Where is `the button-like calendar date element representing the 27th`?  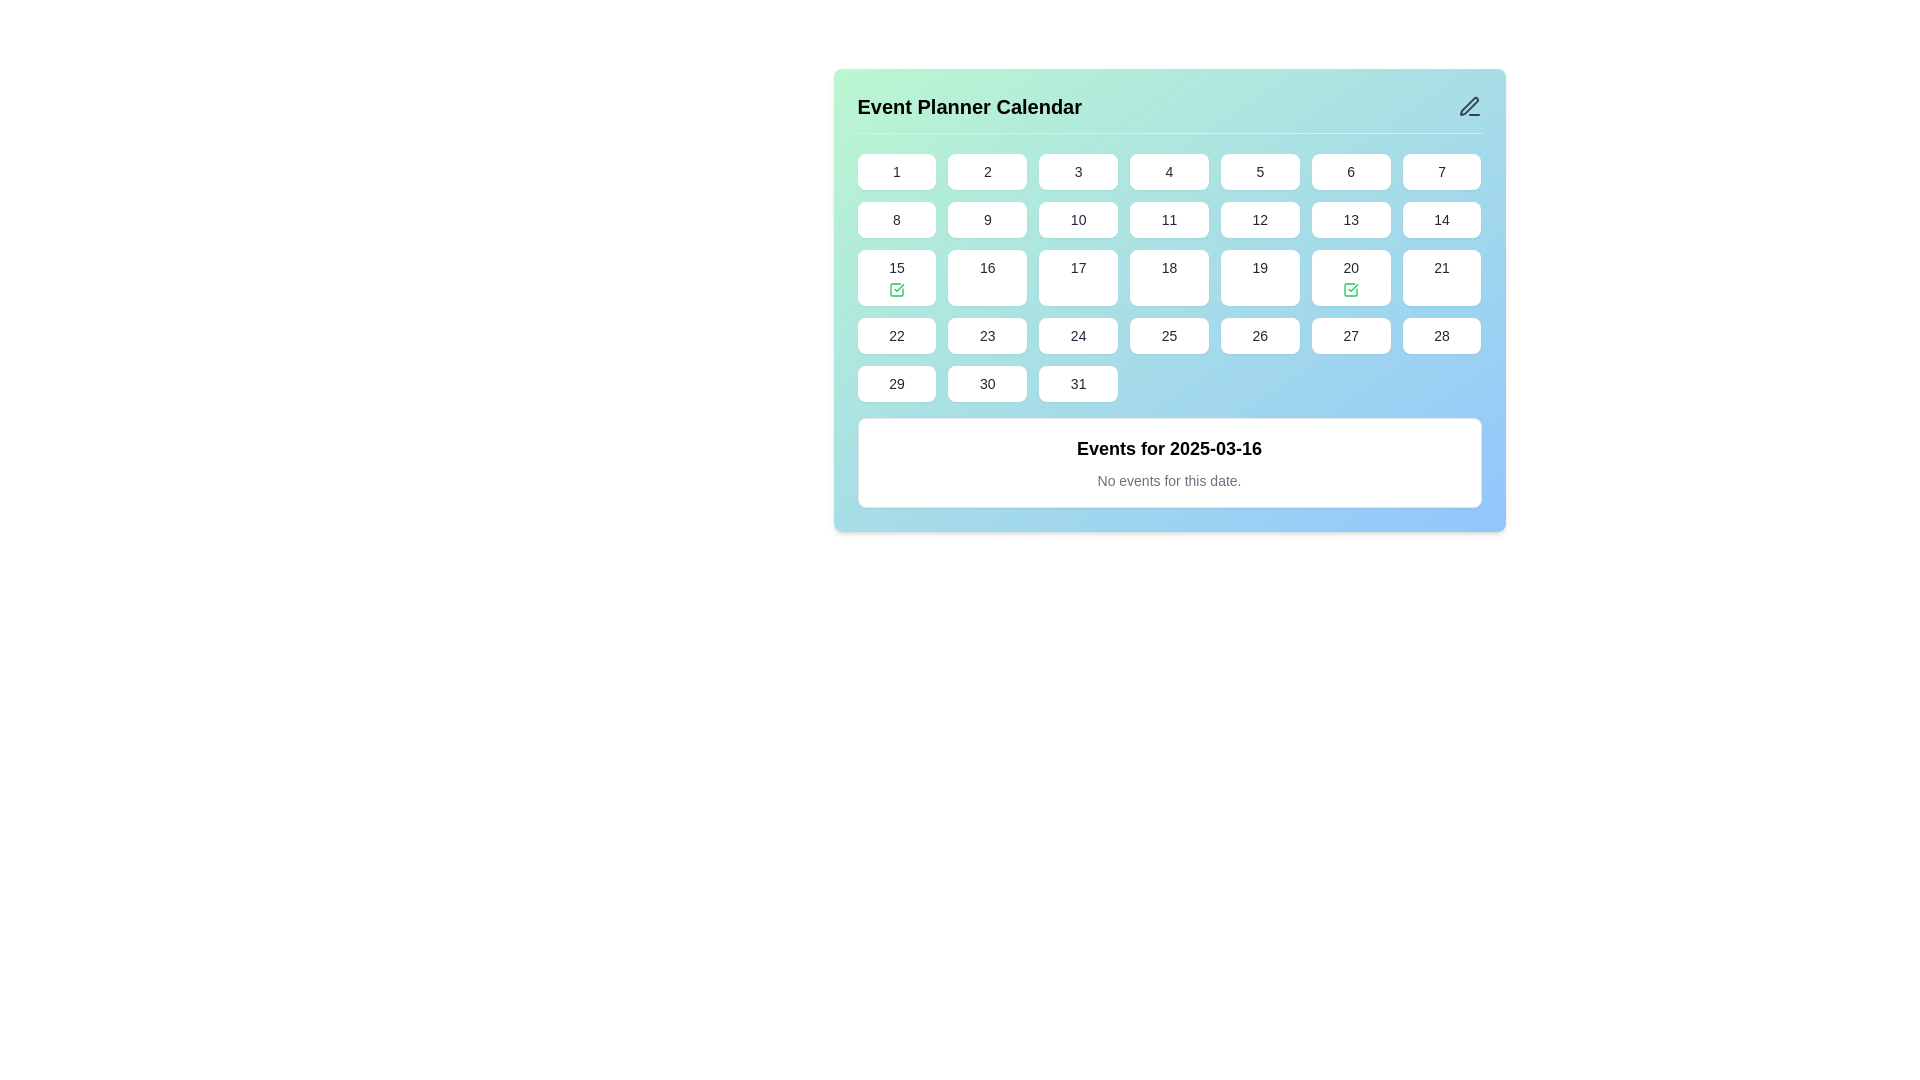
the button-like calendar date element representing the 27th is located at coordinates (1351, 334).